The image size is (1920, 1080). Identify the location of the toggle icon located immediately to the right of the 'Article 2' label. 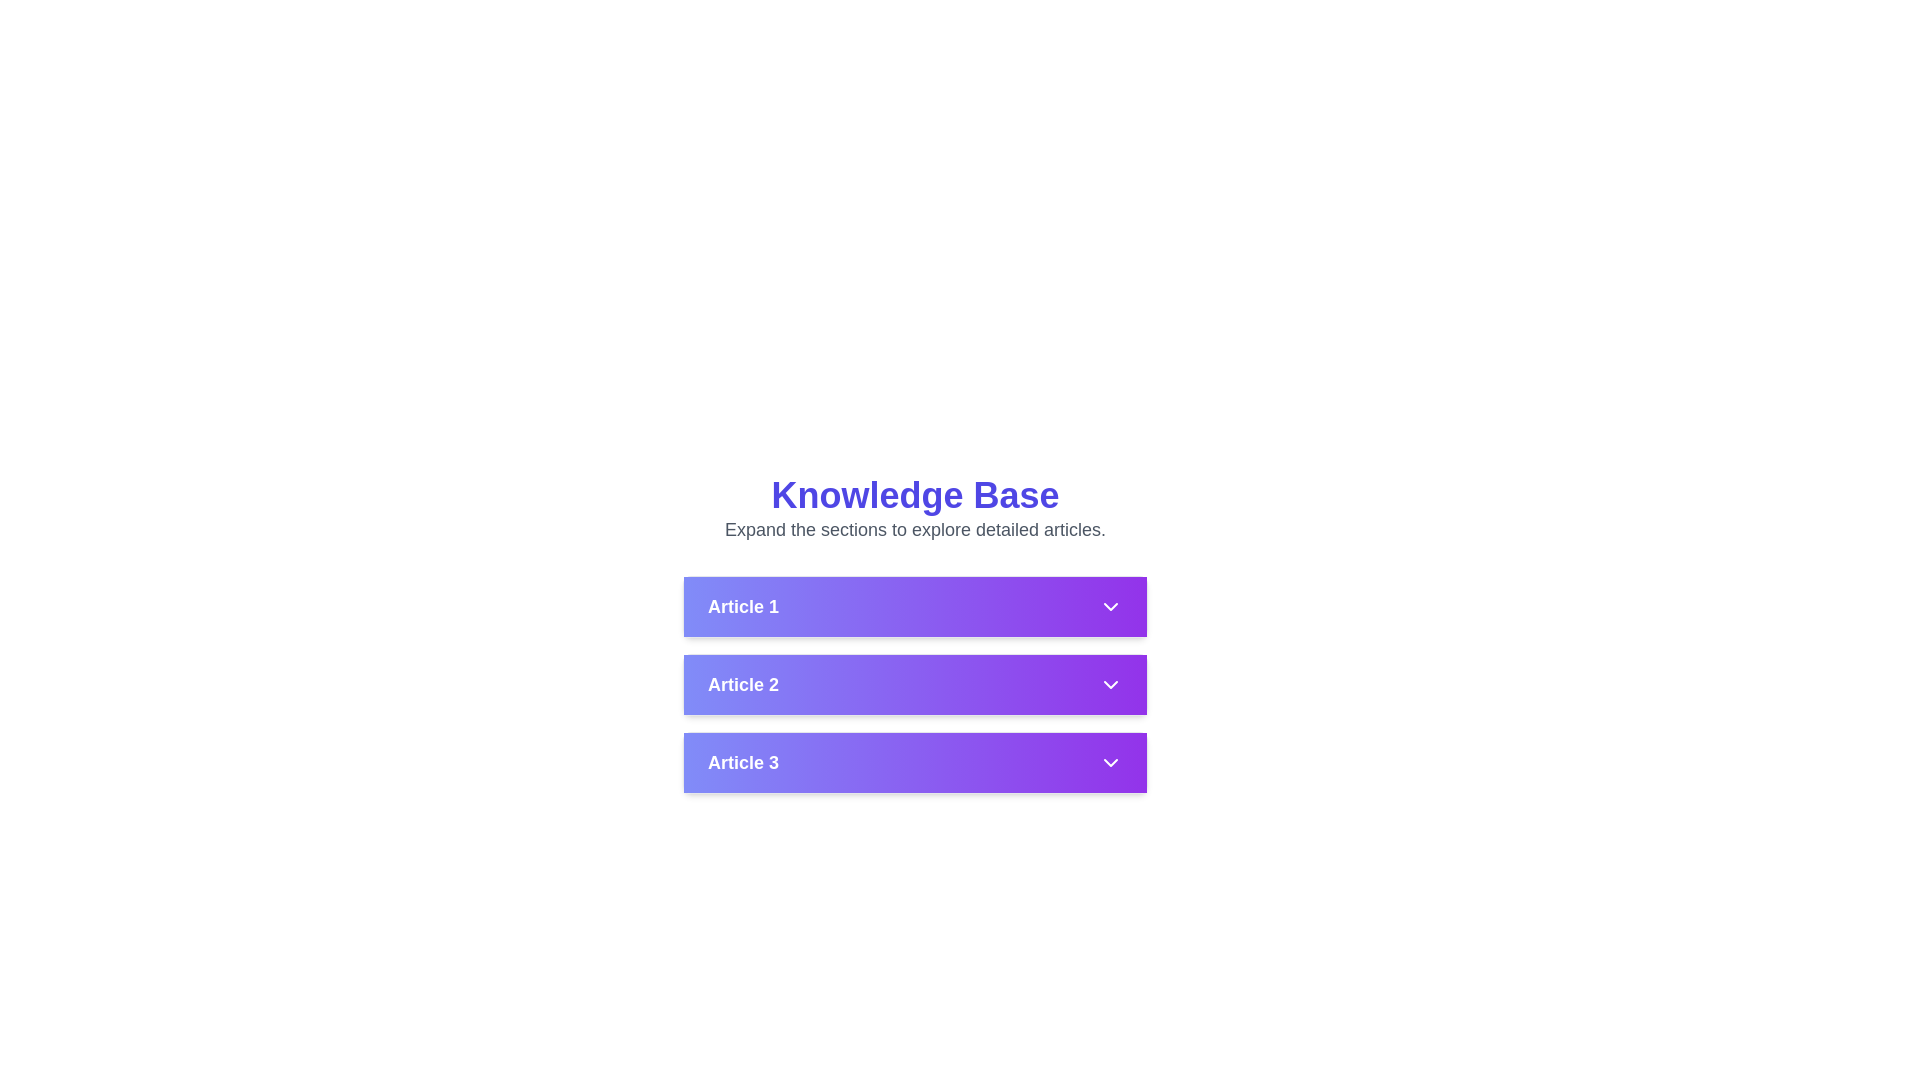
(1109, 684).